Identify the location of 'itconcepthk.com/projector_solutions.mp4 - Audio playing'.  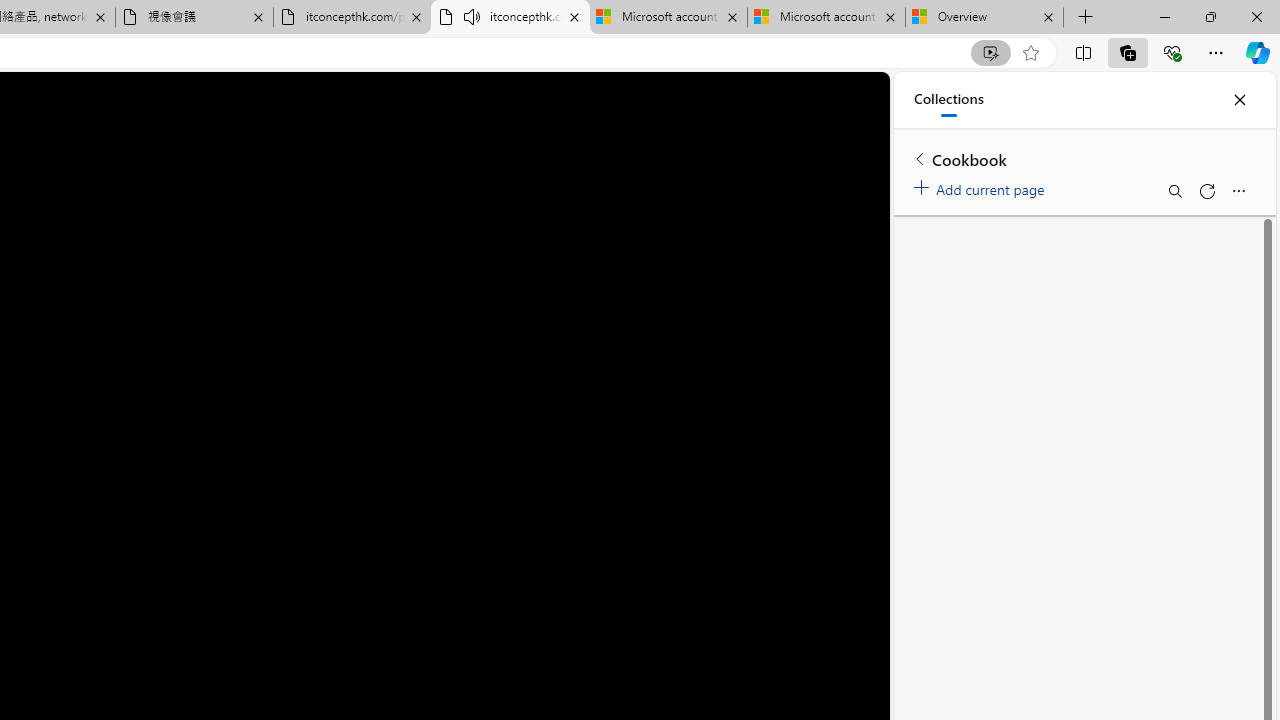
(510, 17).